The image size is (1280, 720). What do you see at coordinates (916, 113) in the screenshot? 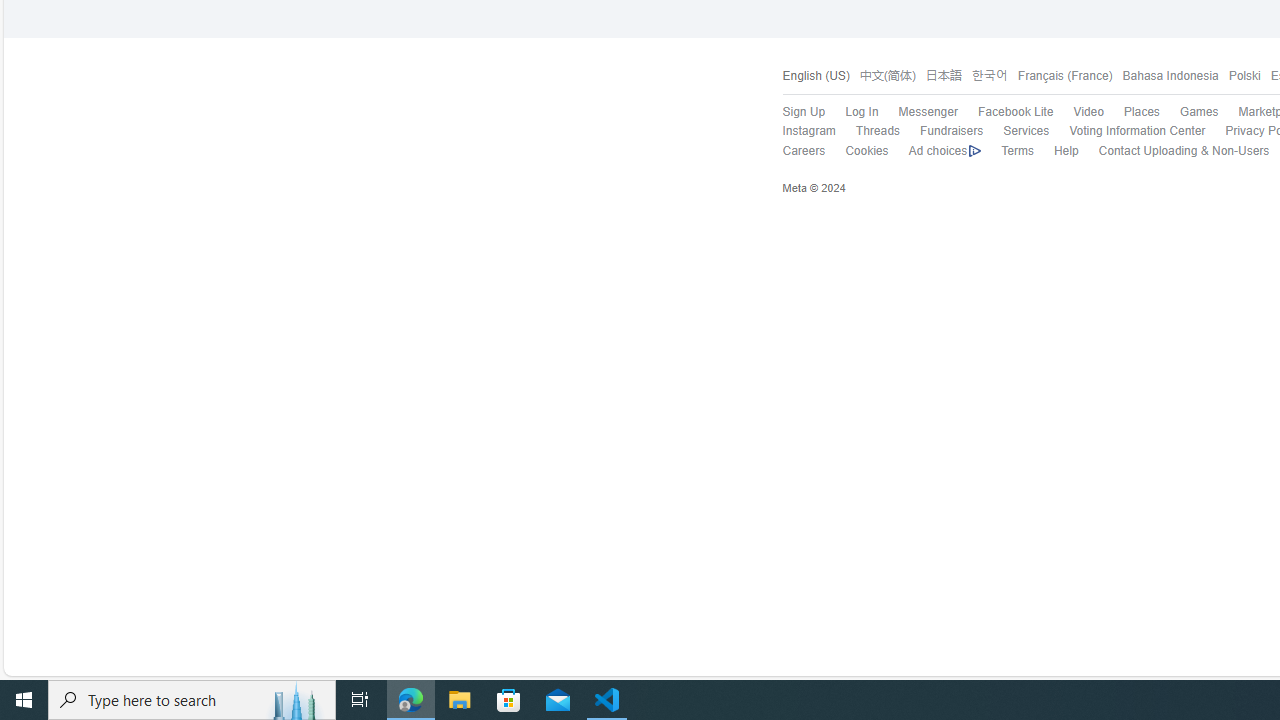
I see `'Messenger'` at bounding box center [916, 113].